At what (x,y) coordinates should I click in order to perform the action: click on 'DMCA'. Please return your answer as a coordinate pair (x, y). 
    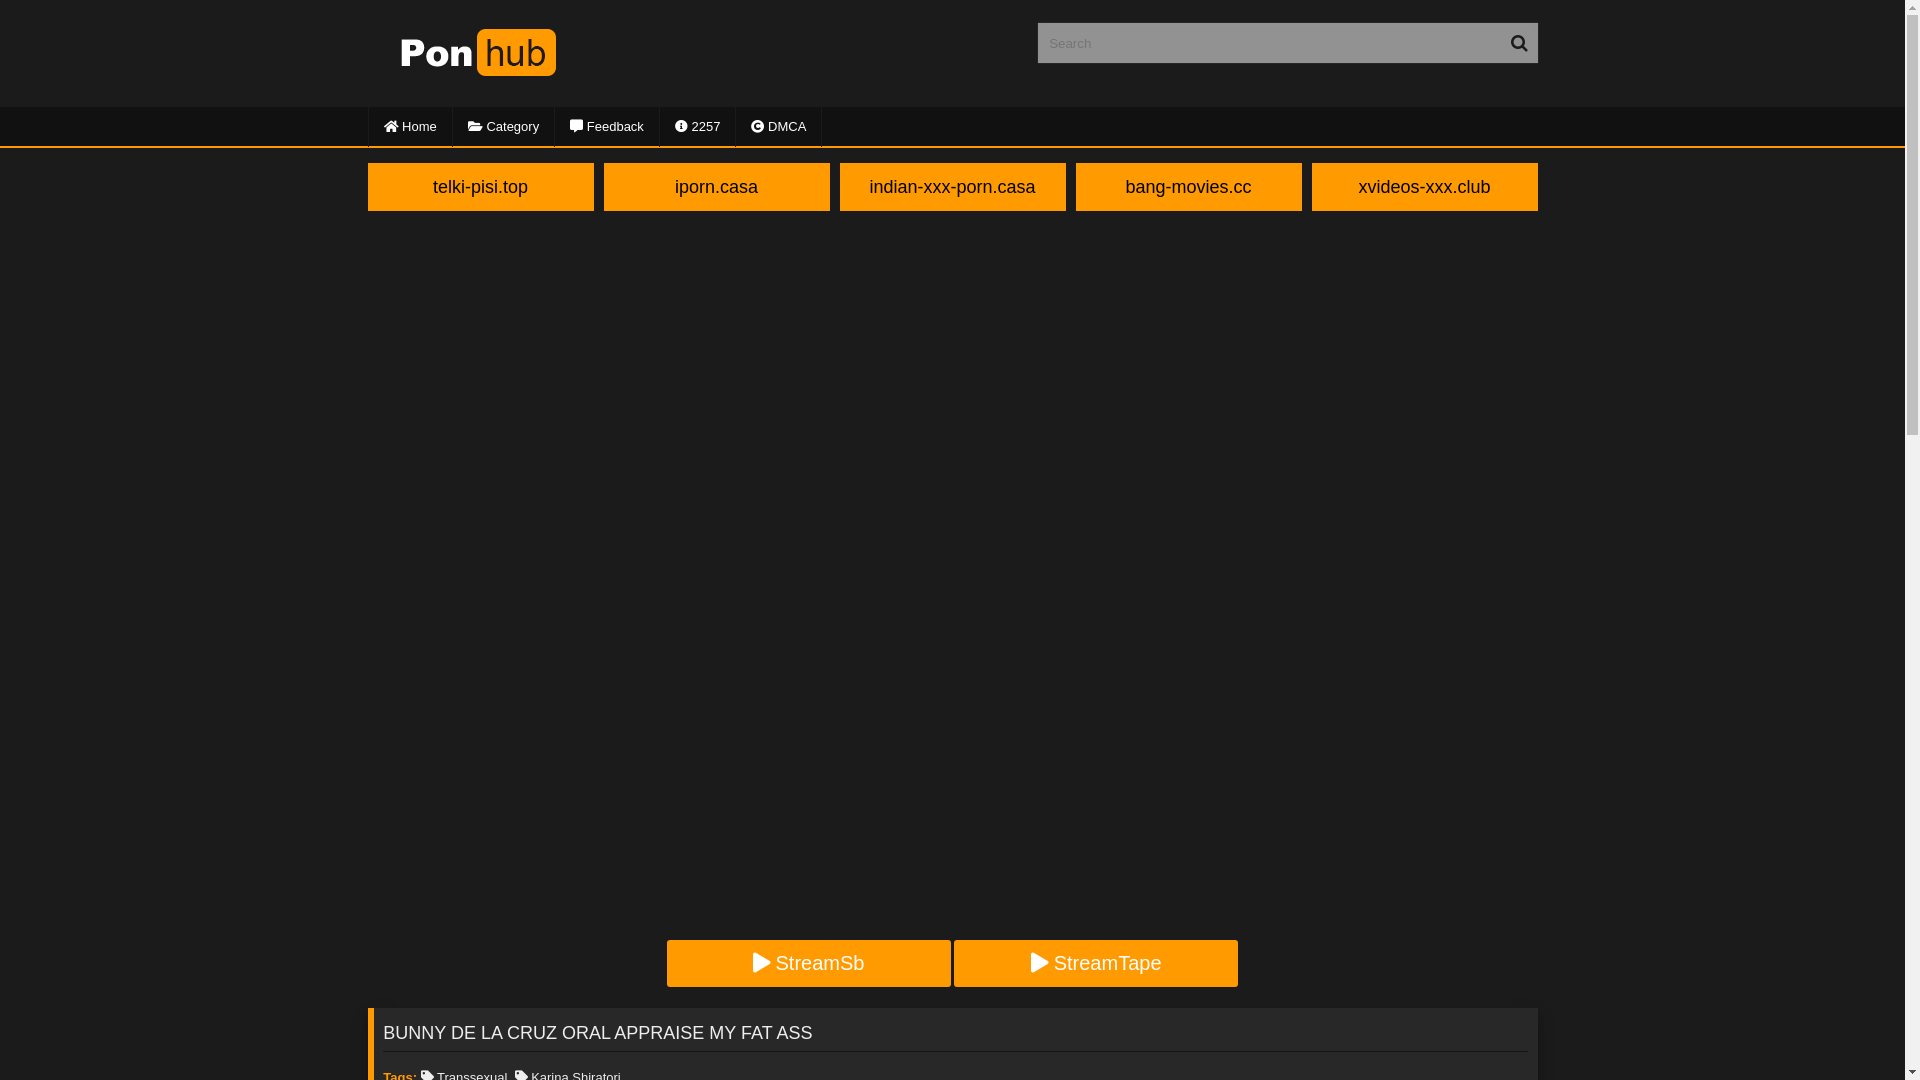
    Looking at the image, I should click on (777, 126).